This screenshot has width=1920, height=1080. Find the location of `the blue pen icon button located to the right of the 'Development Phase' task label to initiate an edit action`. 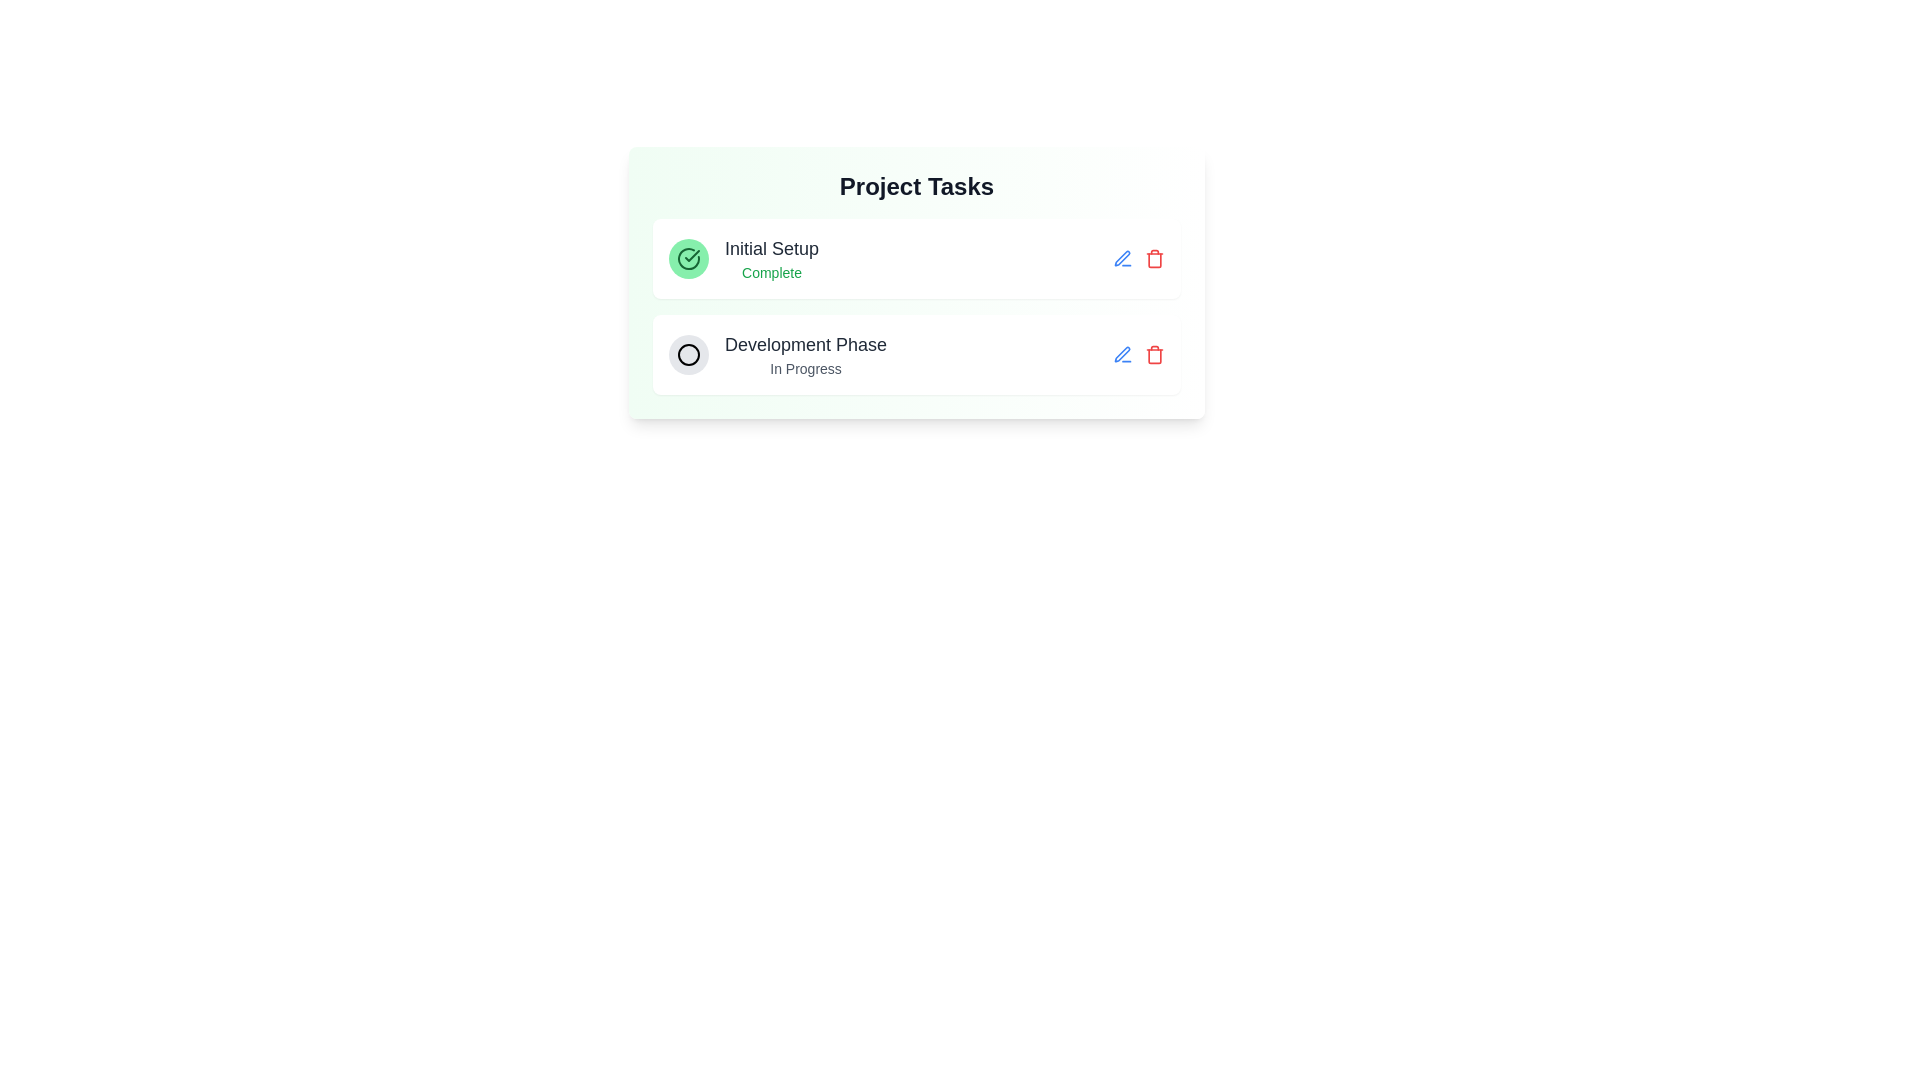

the blue pen icon button located to the right of the 'Development Phase' task label to initiate an edit action is located at coordinates (1122, 257).